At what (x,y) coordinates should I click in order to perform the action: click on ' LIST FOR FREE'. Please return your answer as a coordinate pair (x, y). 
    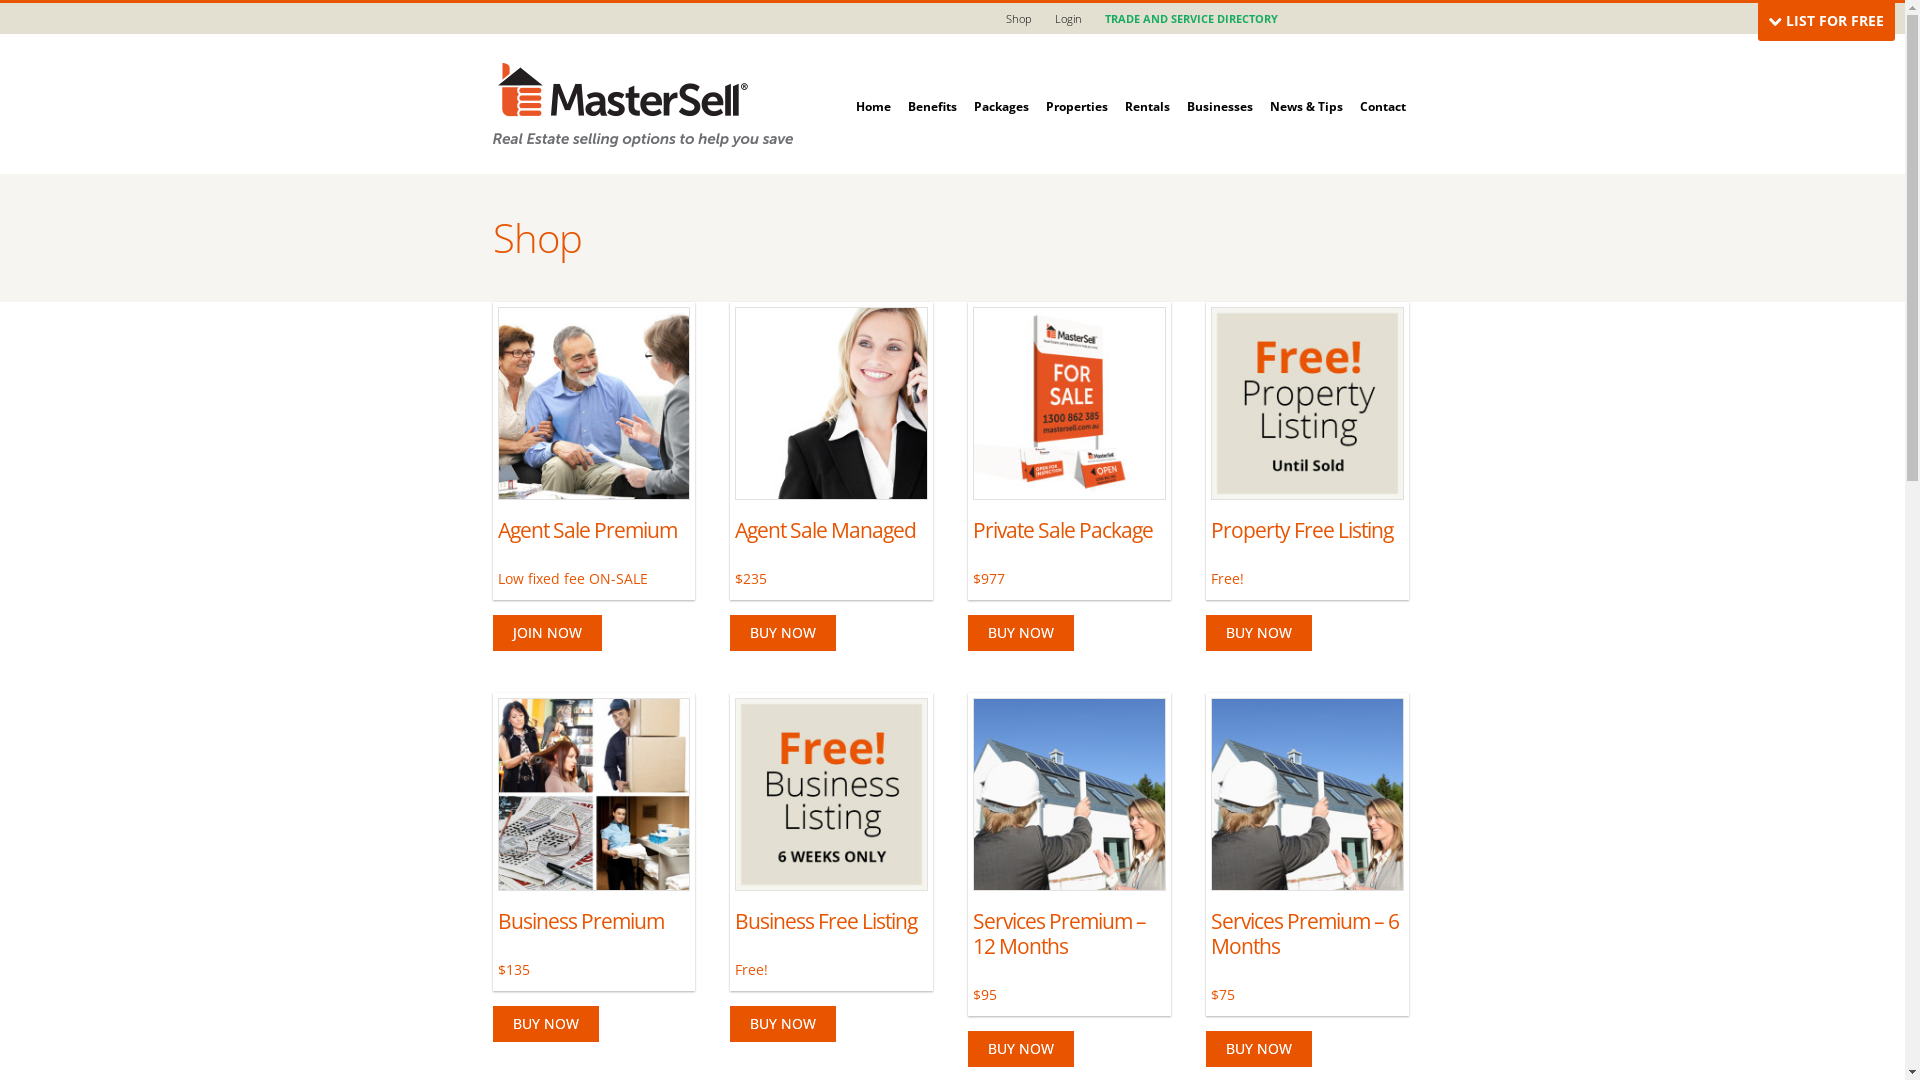
    Looking at the image, I should click on (1826, 20).